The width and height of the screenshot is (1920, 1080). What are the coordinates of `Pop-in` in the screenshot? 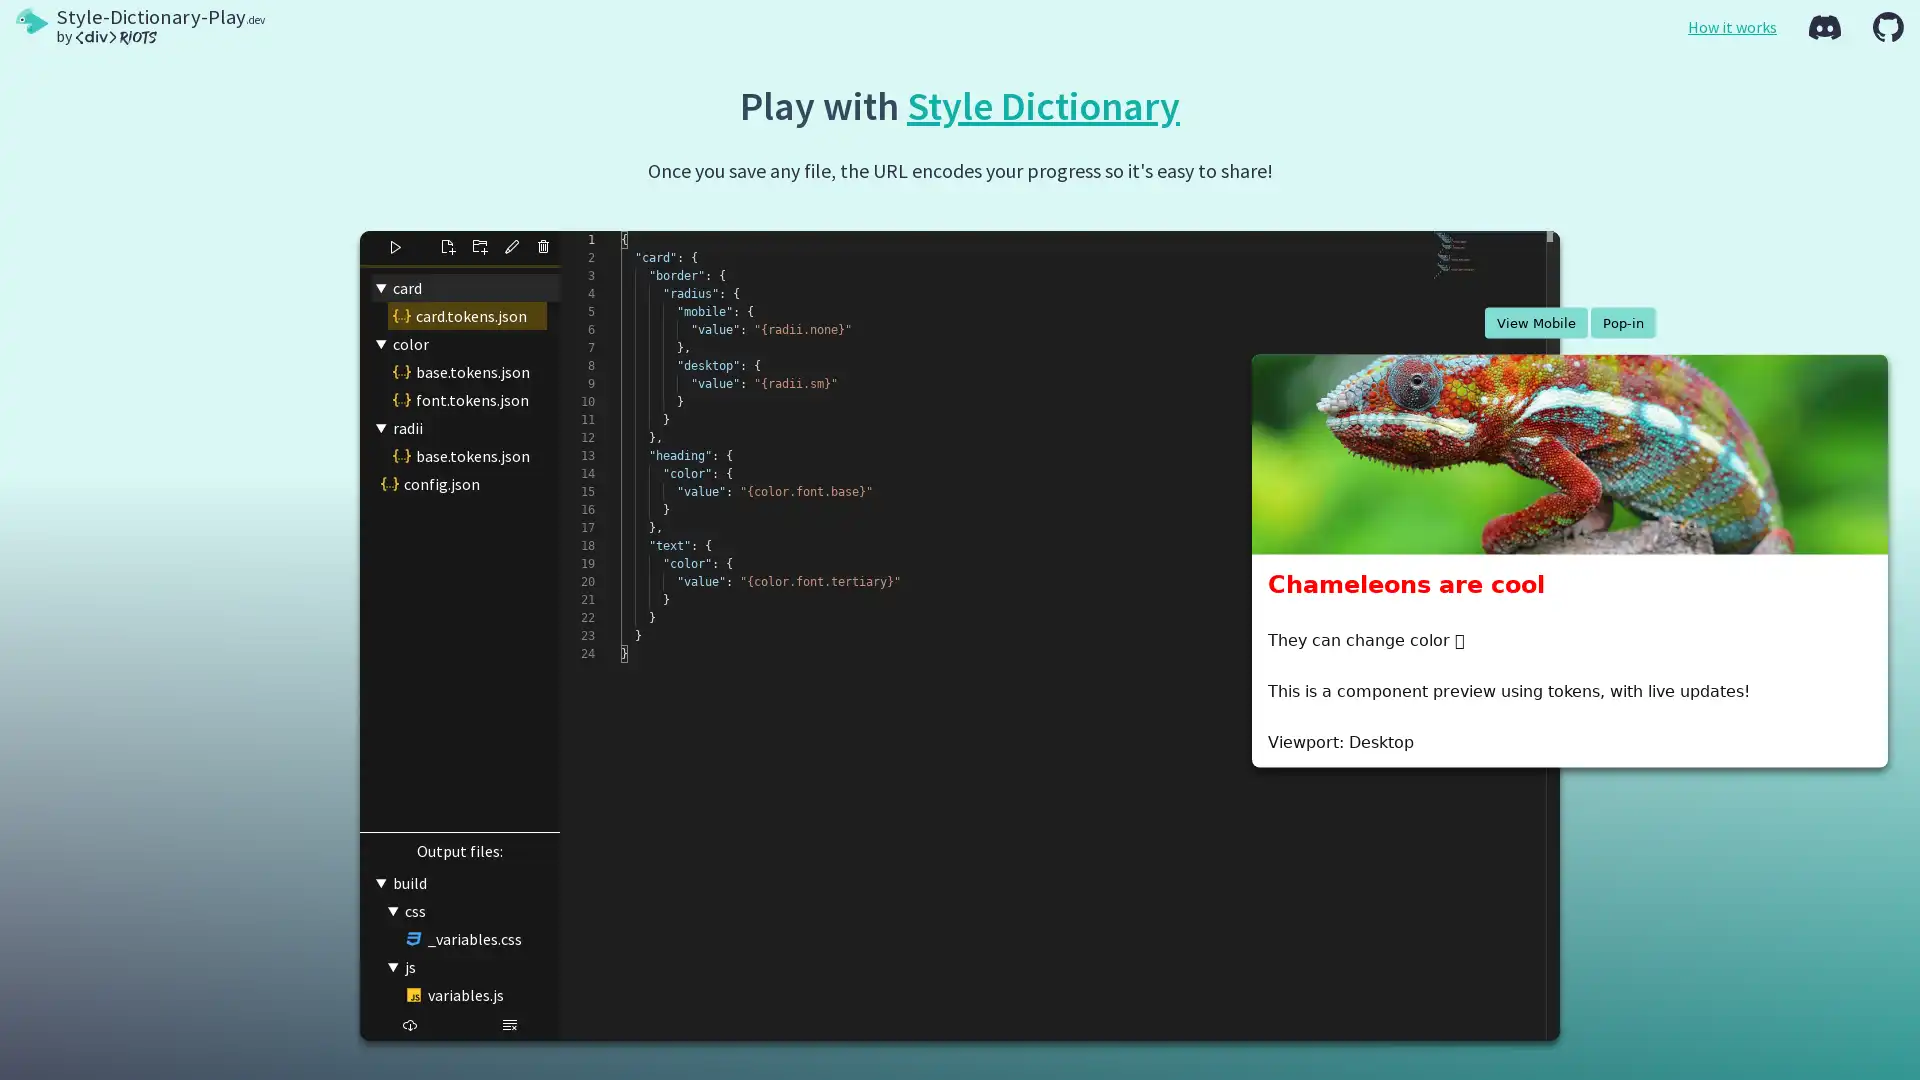 It's located at (1622, 321).